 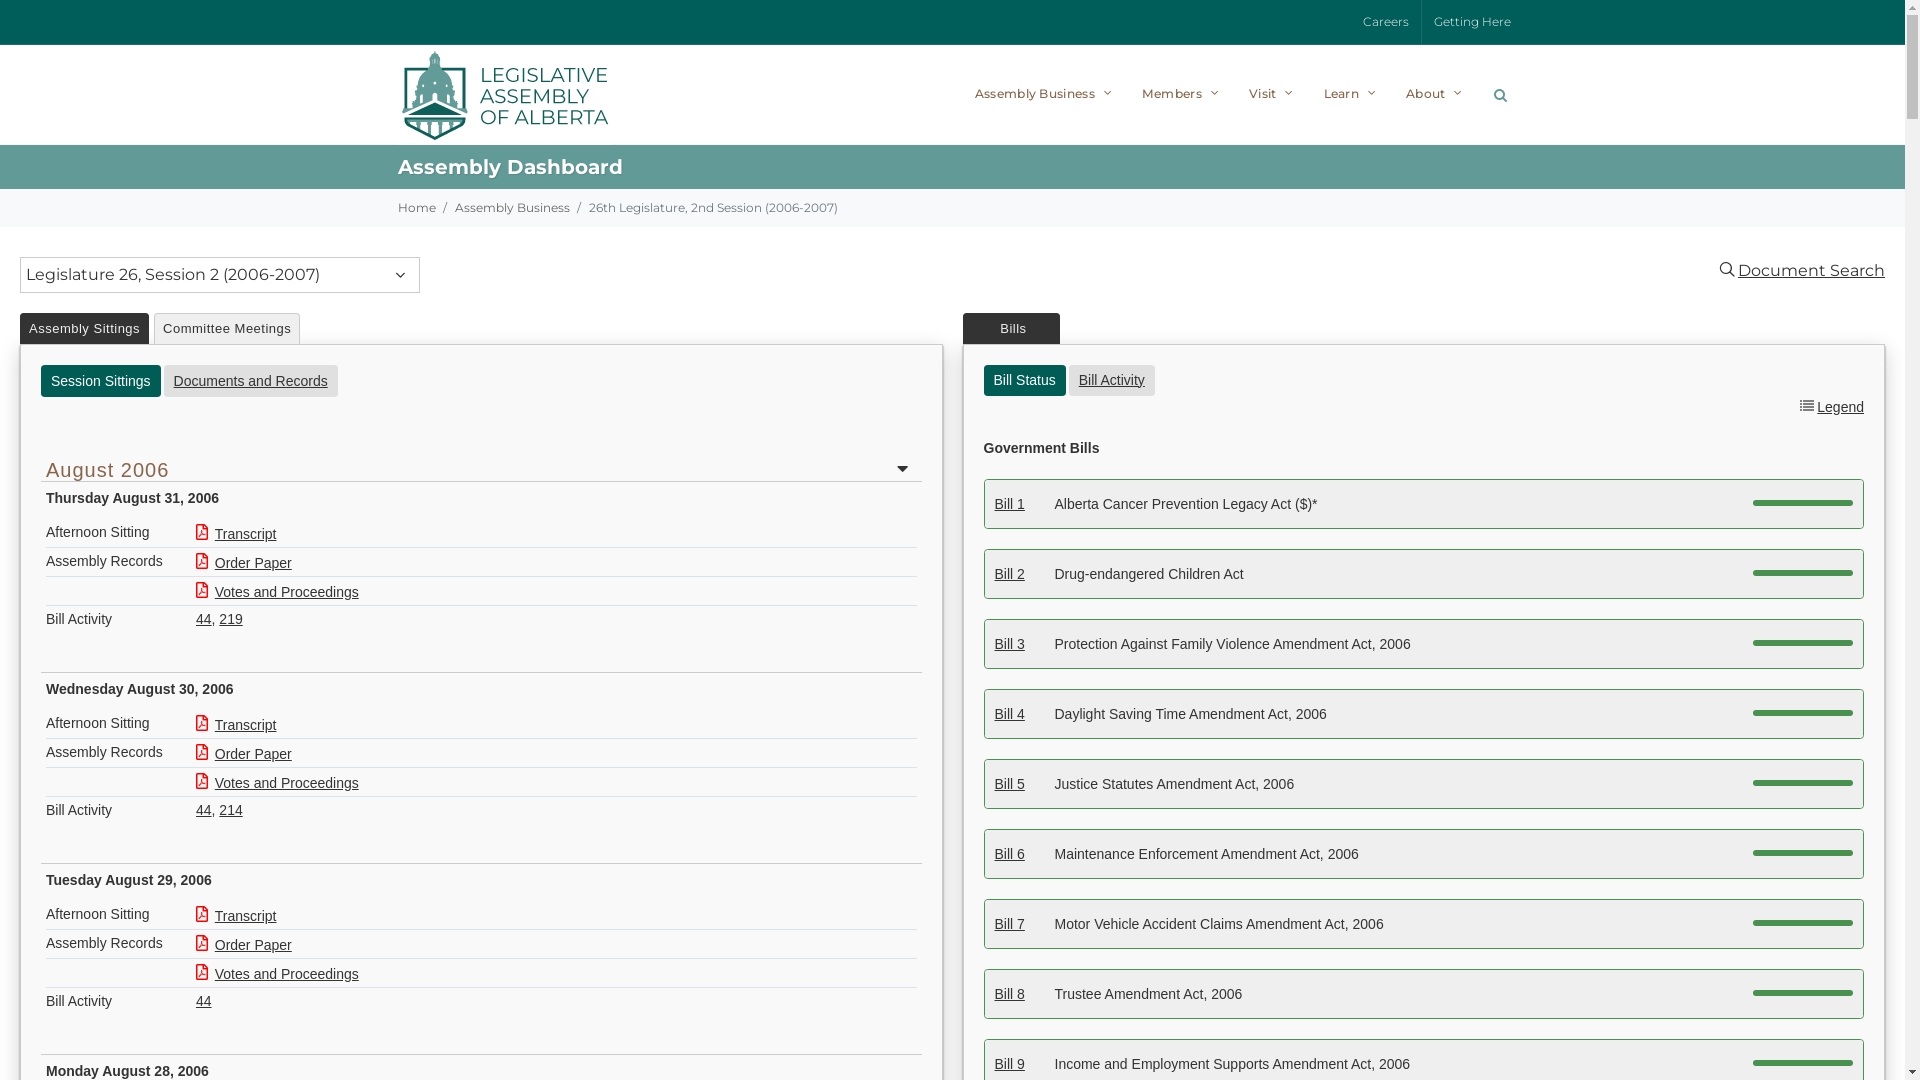 I want to click on 'Members', so click(x=1182, y=93).